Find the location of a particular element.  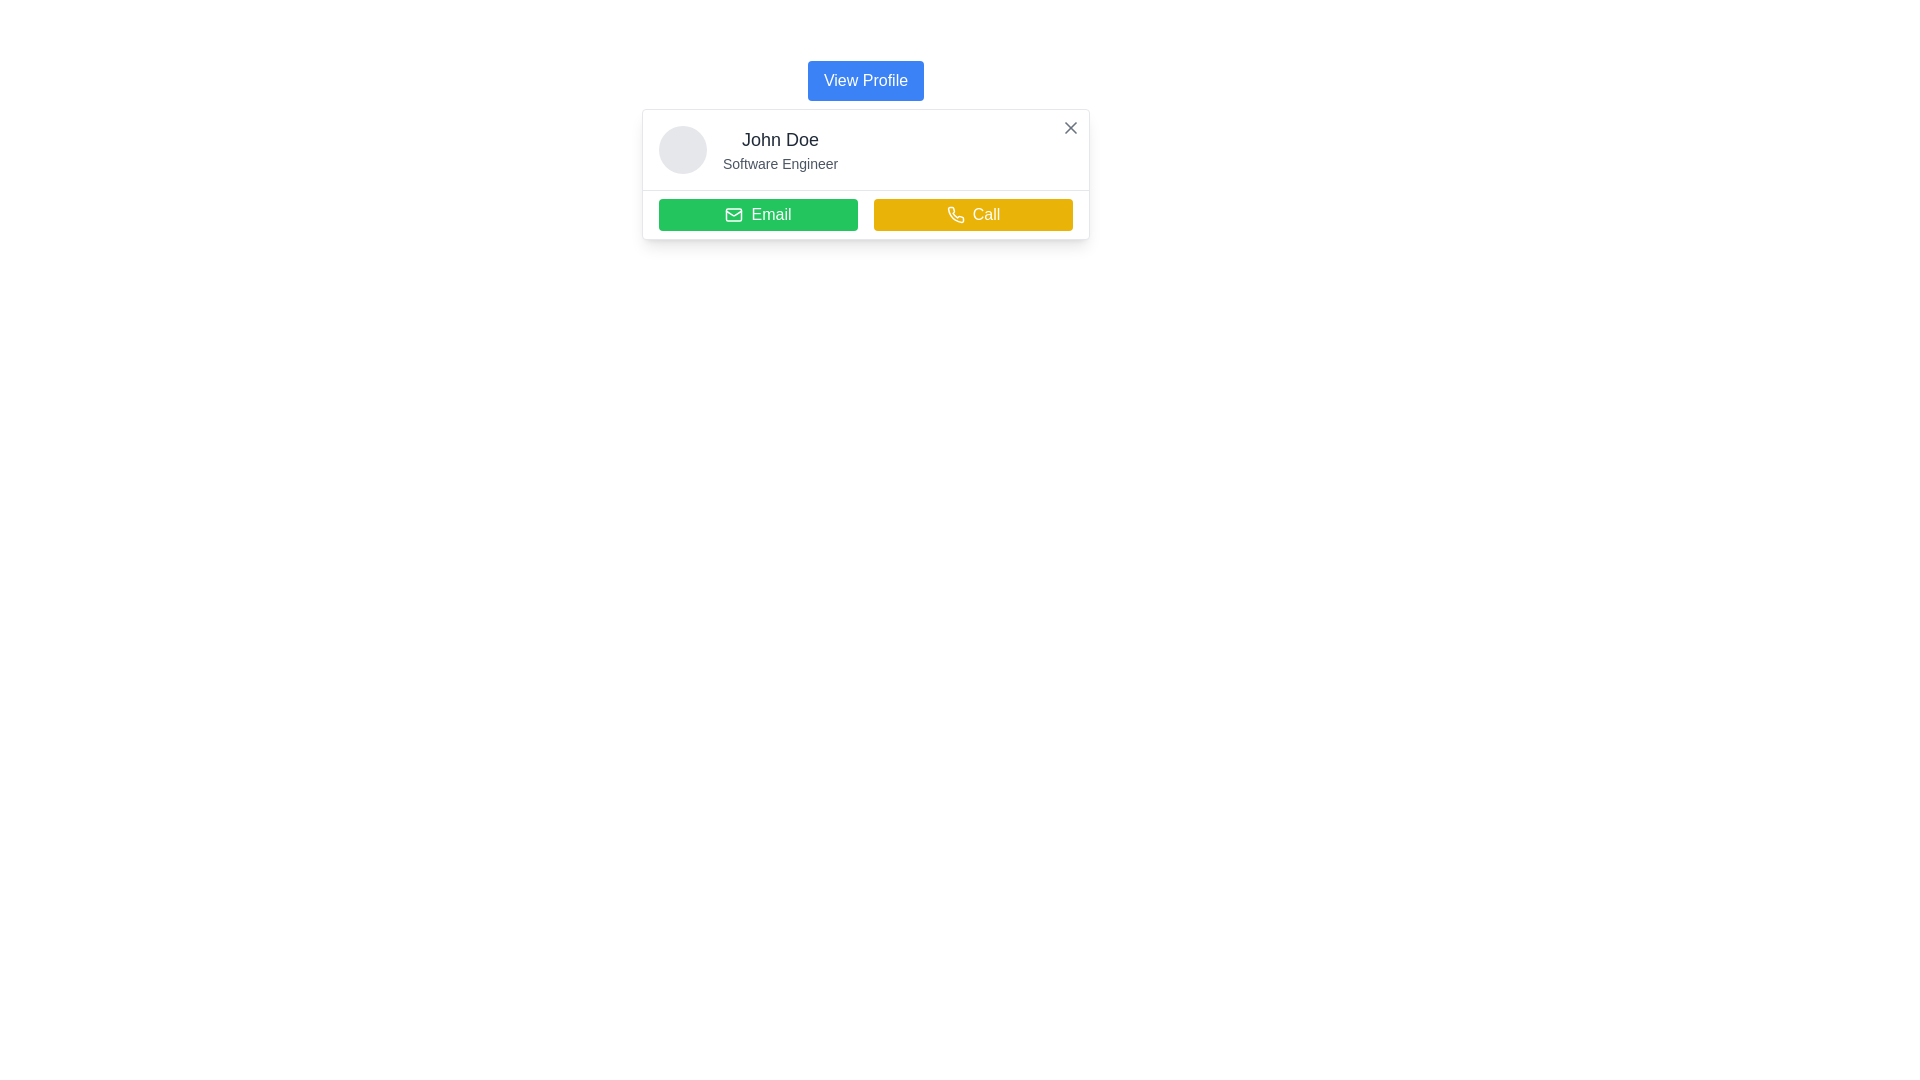

the label displaying the name of an individual in the profile card, which is positioned above the subtitle 'Software Engineer' and next to the user profile image is located at coordinates (779, 138).